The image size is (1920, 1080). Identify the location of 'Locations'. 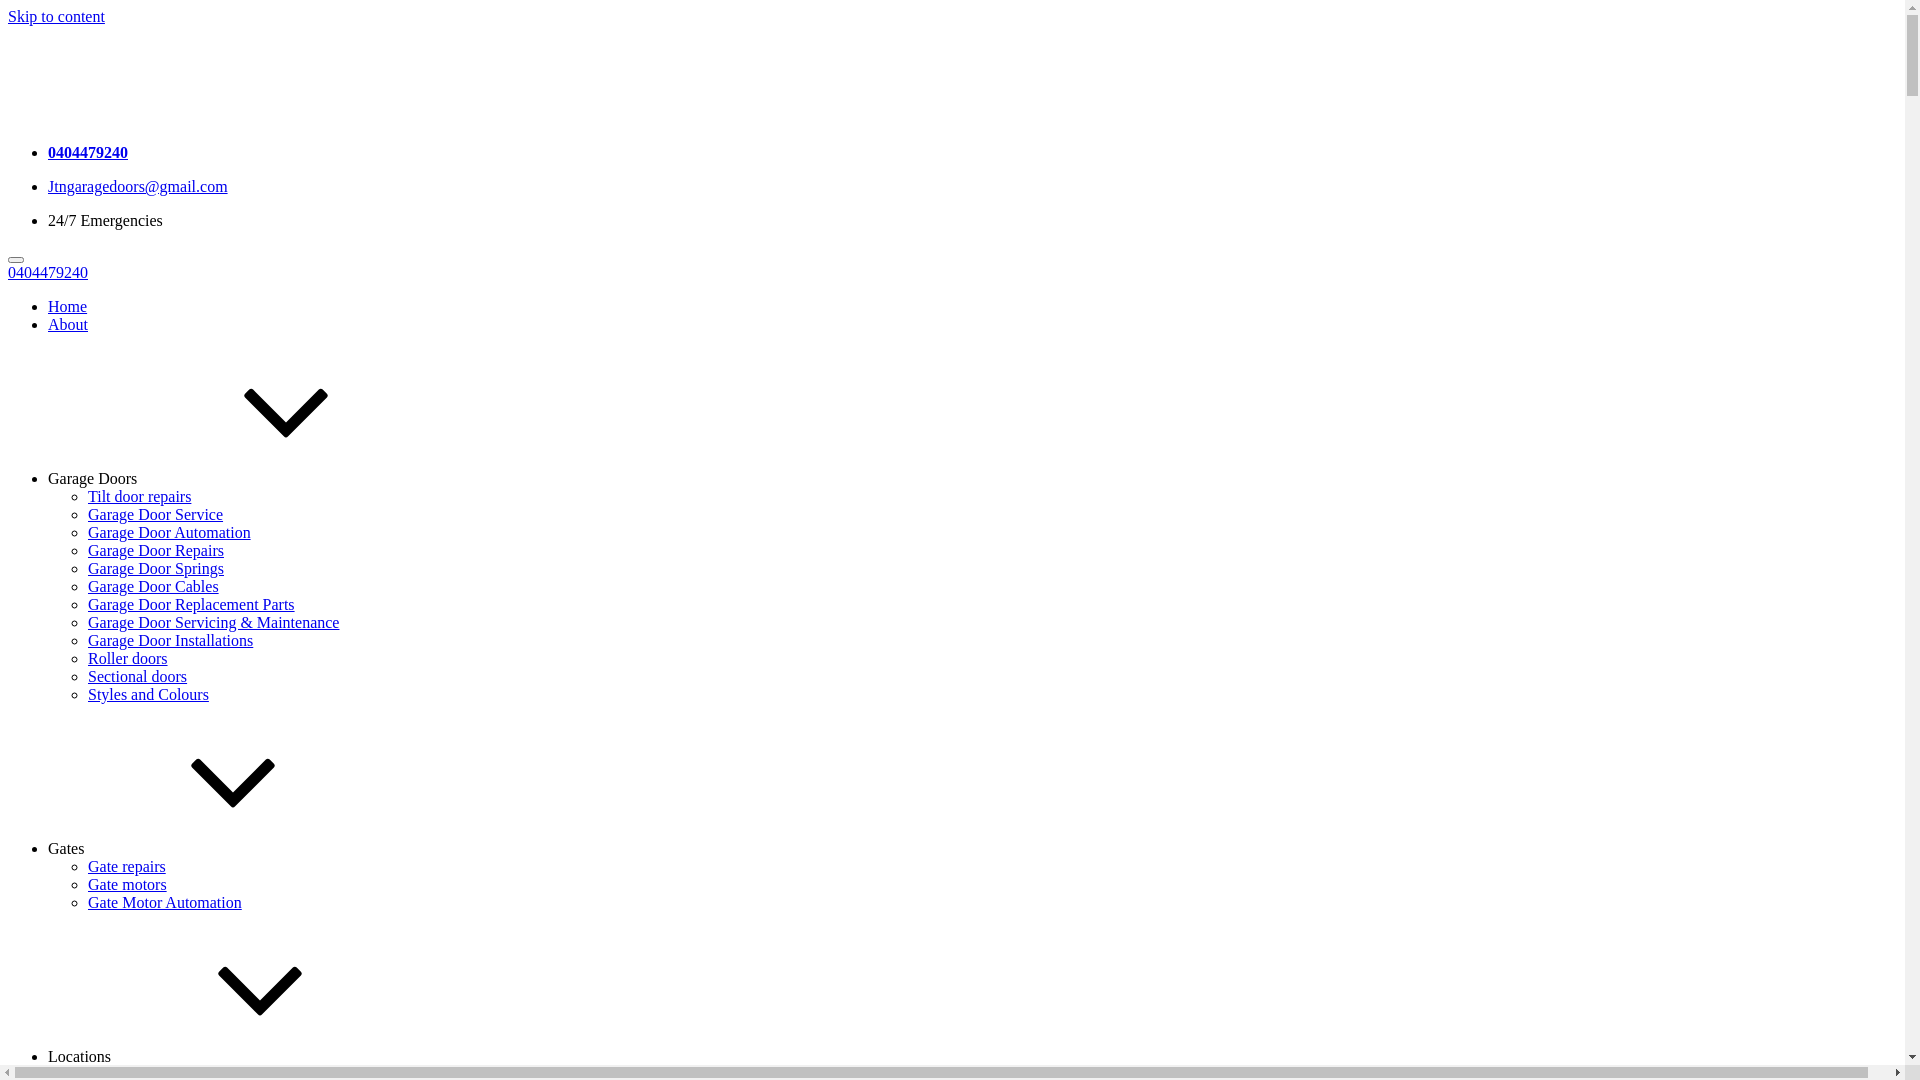
(48, 1055).